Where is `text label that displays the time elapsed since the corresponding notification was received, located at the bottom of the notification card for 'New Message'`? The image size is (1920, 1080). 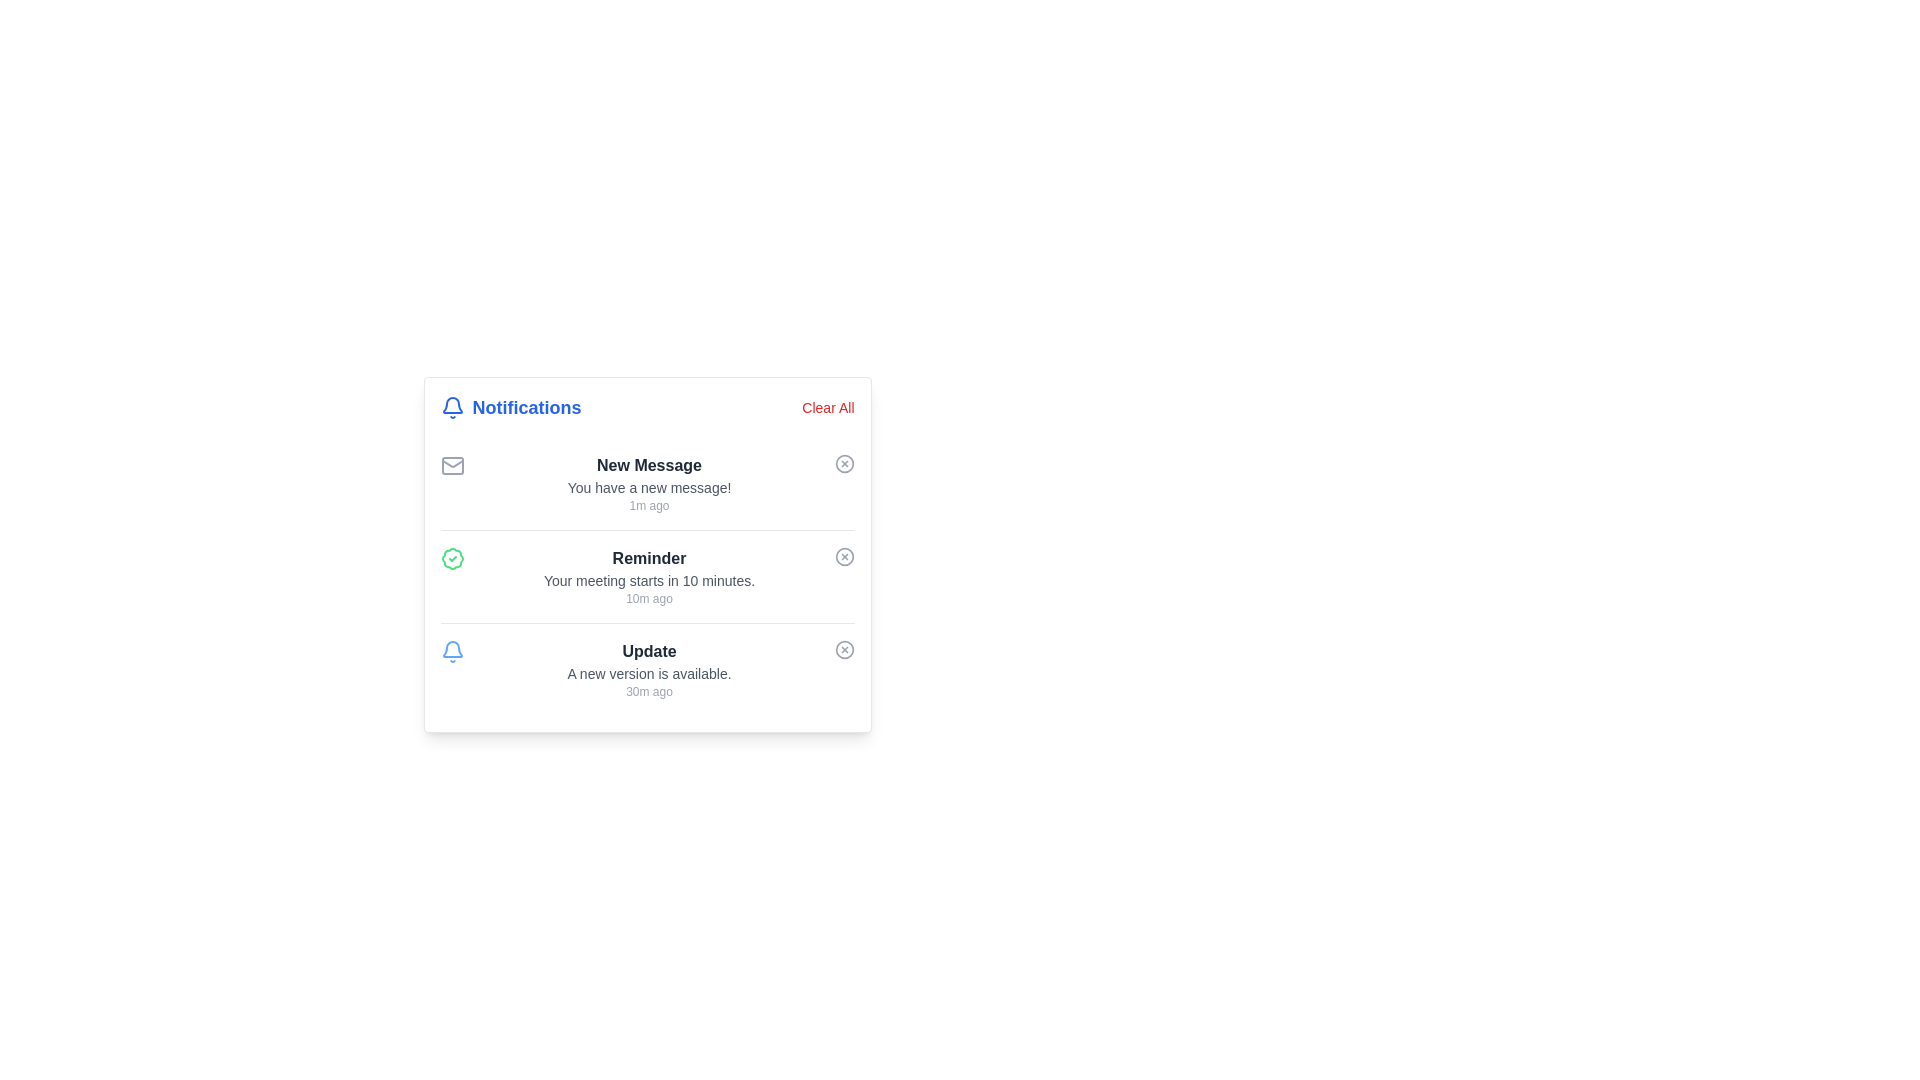
text label that displays the time elapsed since the corresponding notification was received, located at the bottom of the notification card for 'New Message' is located at coordinates (649, 504).